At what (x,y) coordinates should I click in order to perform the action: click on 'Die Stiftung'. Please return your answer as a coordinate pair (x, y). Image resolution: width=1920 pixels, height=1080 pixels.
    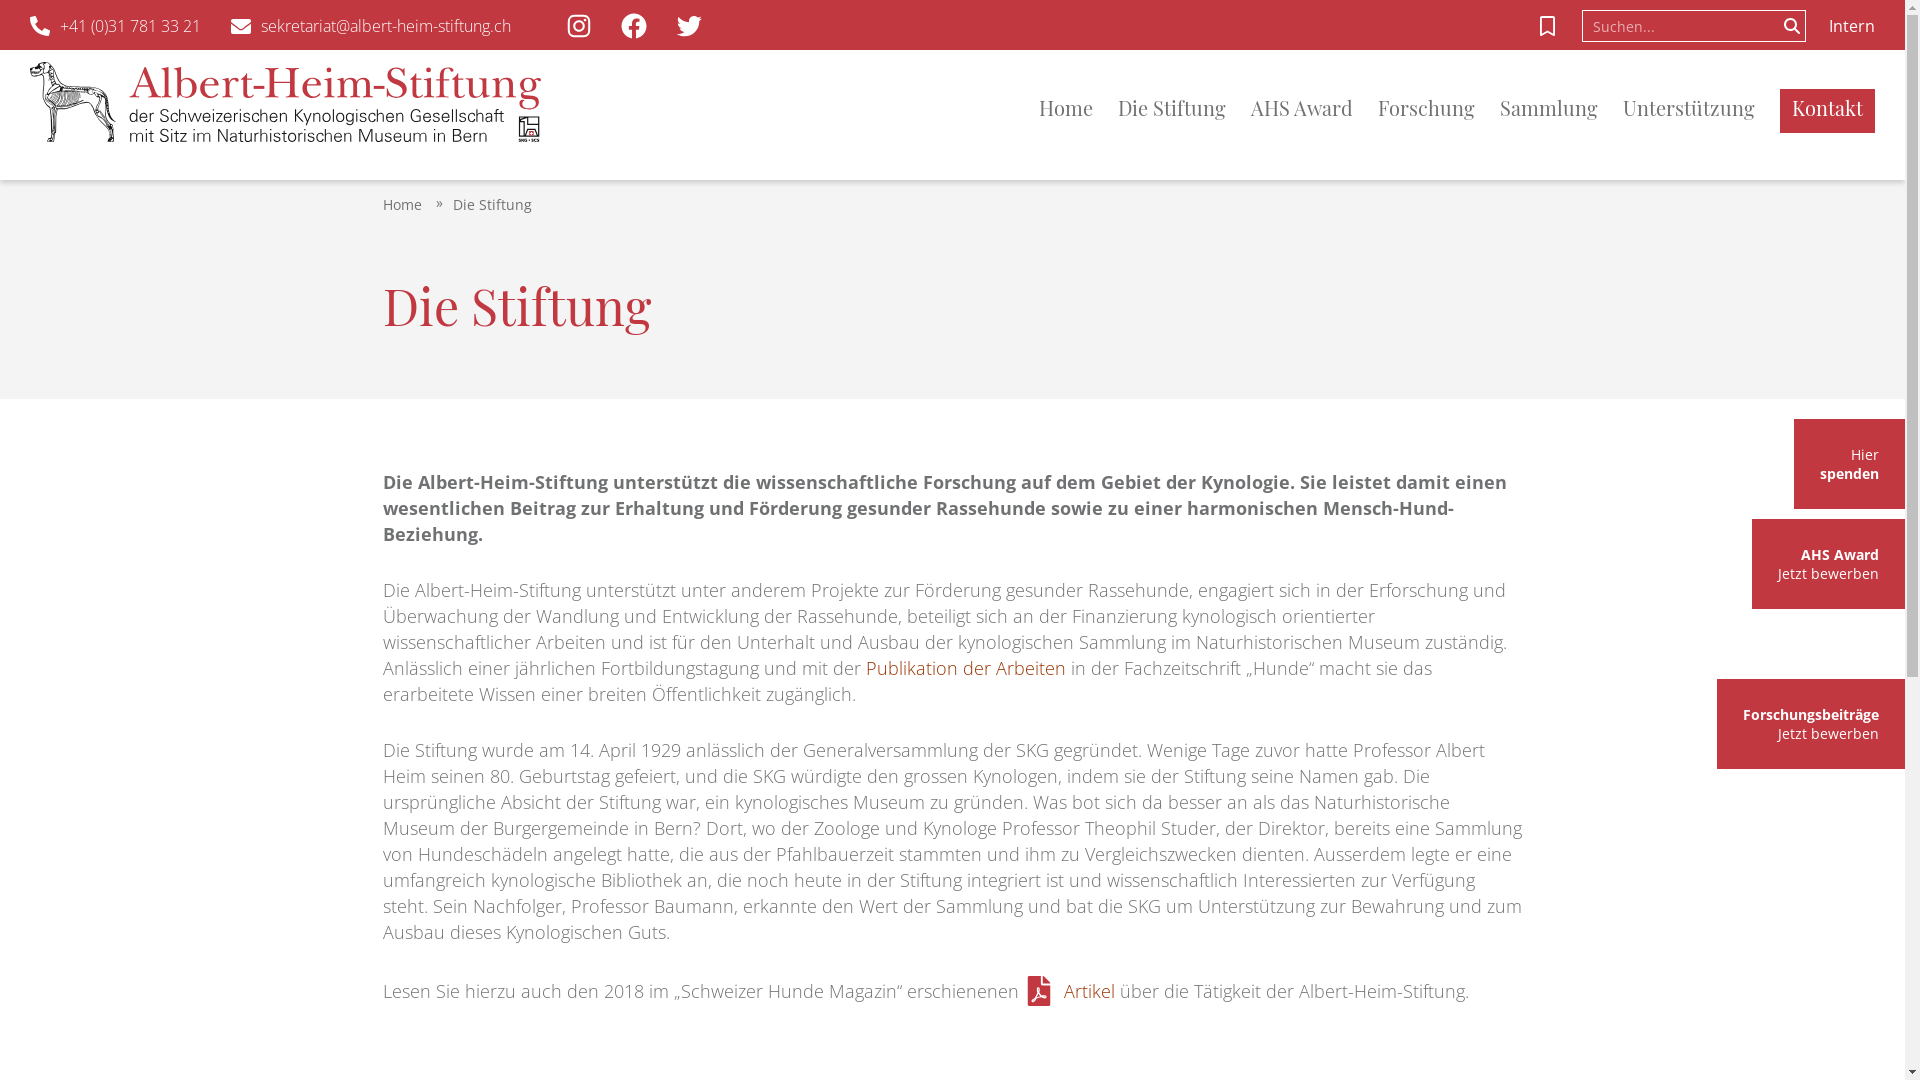
    Looking at the image, I should click on (491, 204).